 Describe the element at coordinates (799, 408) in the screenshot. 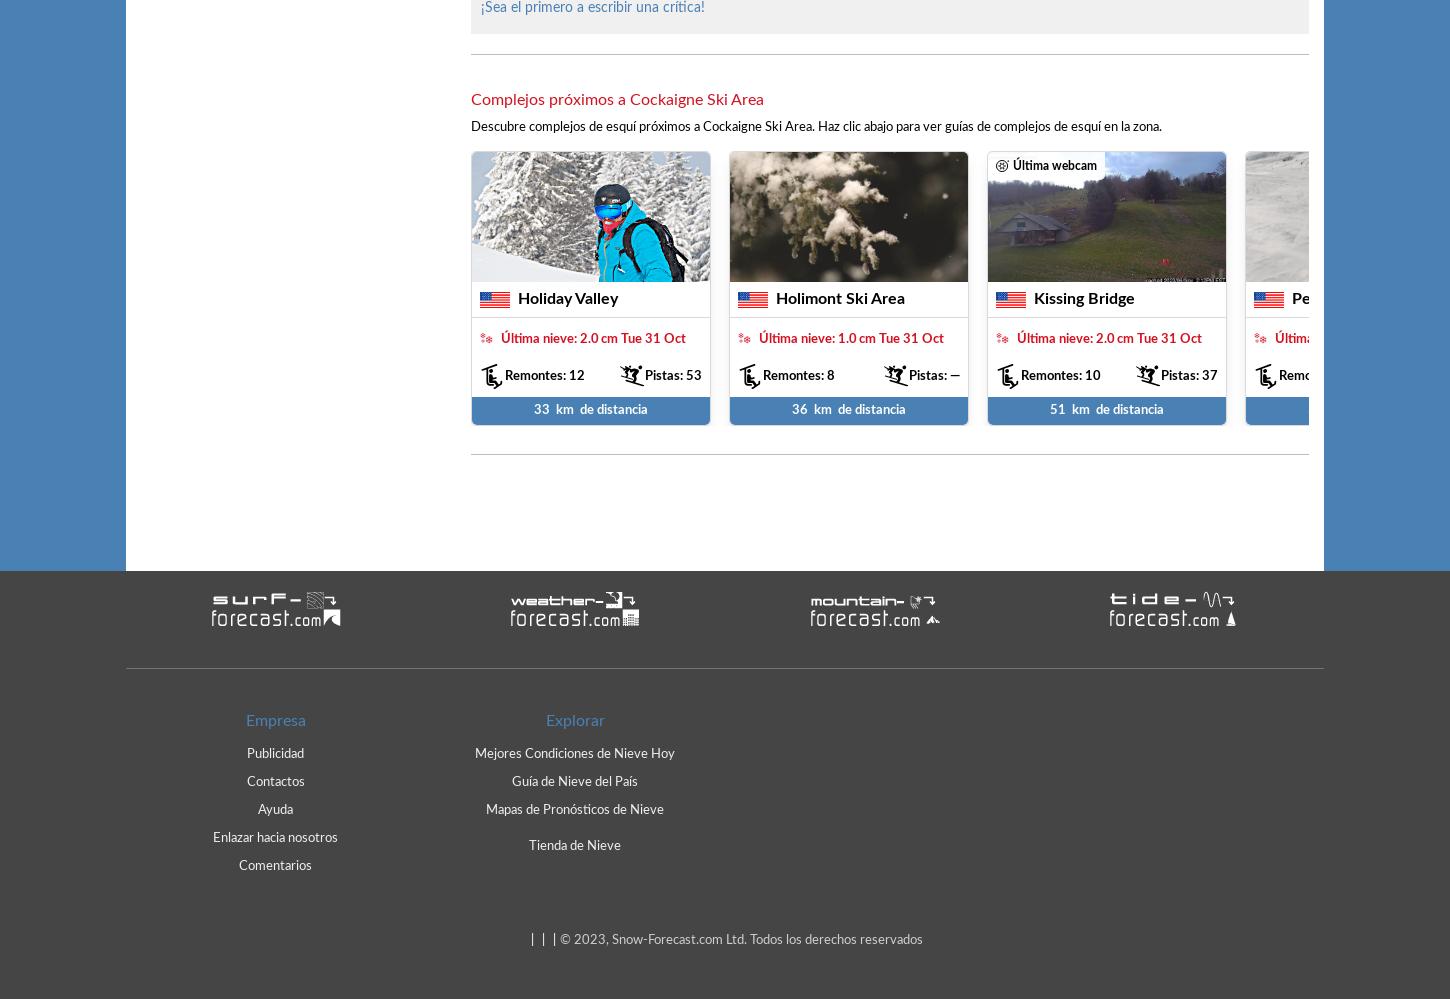

I see `'36'` at that location.